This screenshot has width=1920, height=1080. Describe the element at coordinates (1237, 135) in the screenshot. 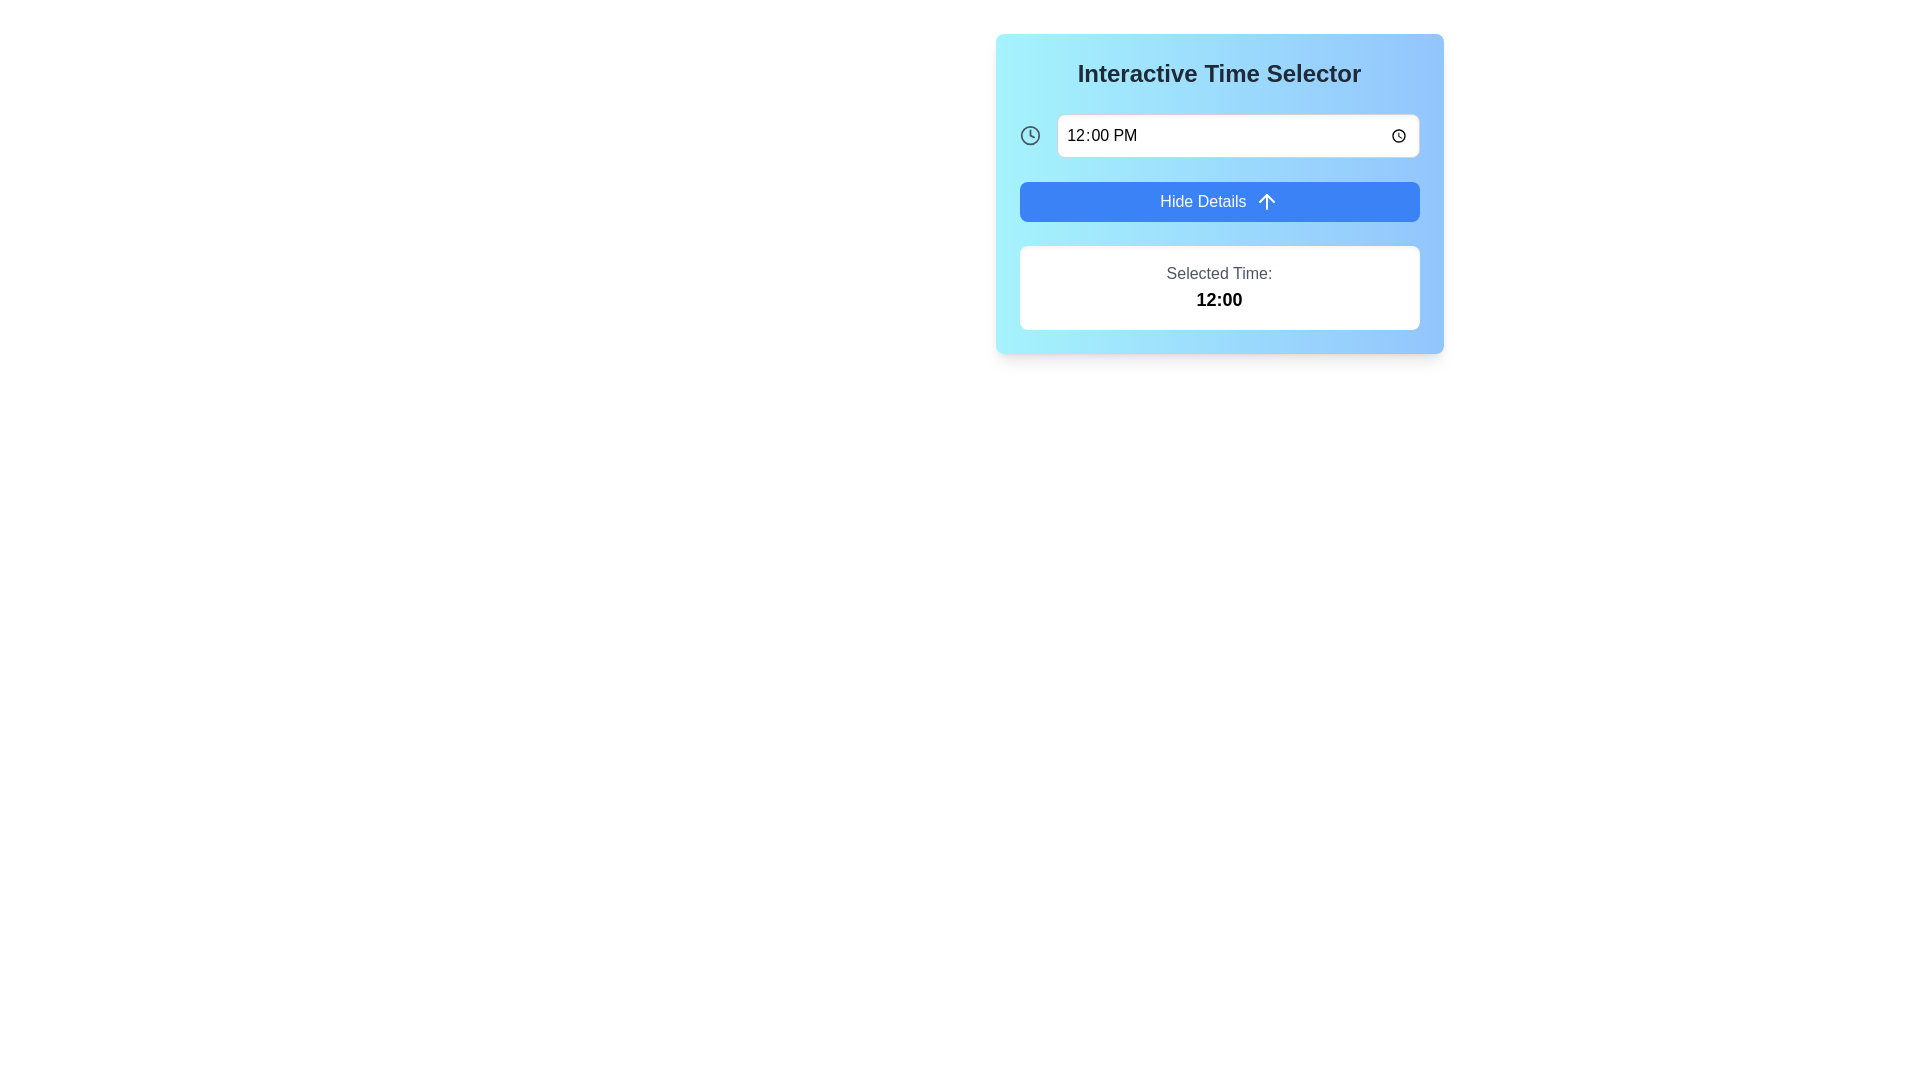

I see `the time input field displaying '12:00 PM', which has a rounded border and light-colored background` at that location.